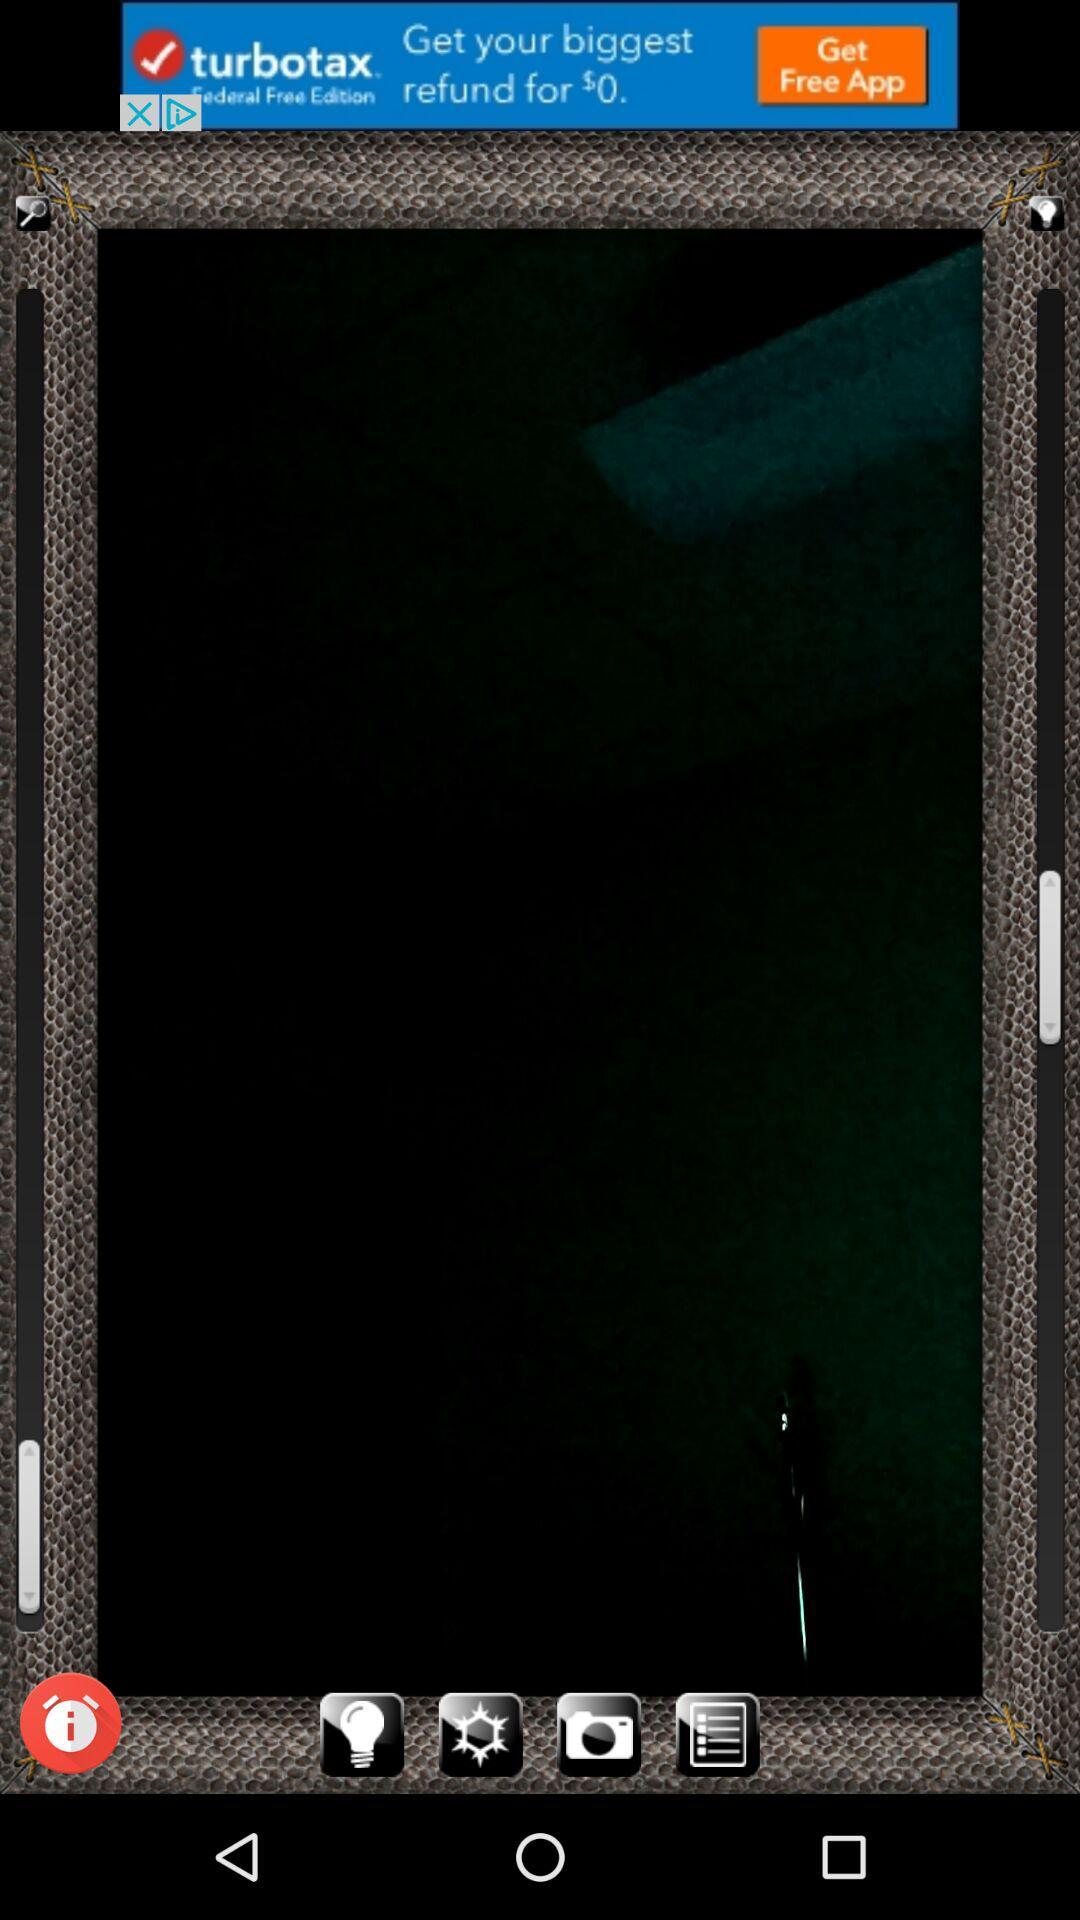 This screenshot has width=1080, height=1920. I want to click on activate flash, so click(480, 1733).